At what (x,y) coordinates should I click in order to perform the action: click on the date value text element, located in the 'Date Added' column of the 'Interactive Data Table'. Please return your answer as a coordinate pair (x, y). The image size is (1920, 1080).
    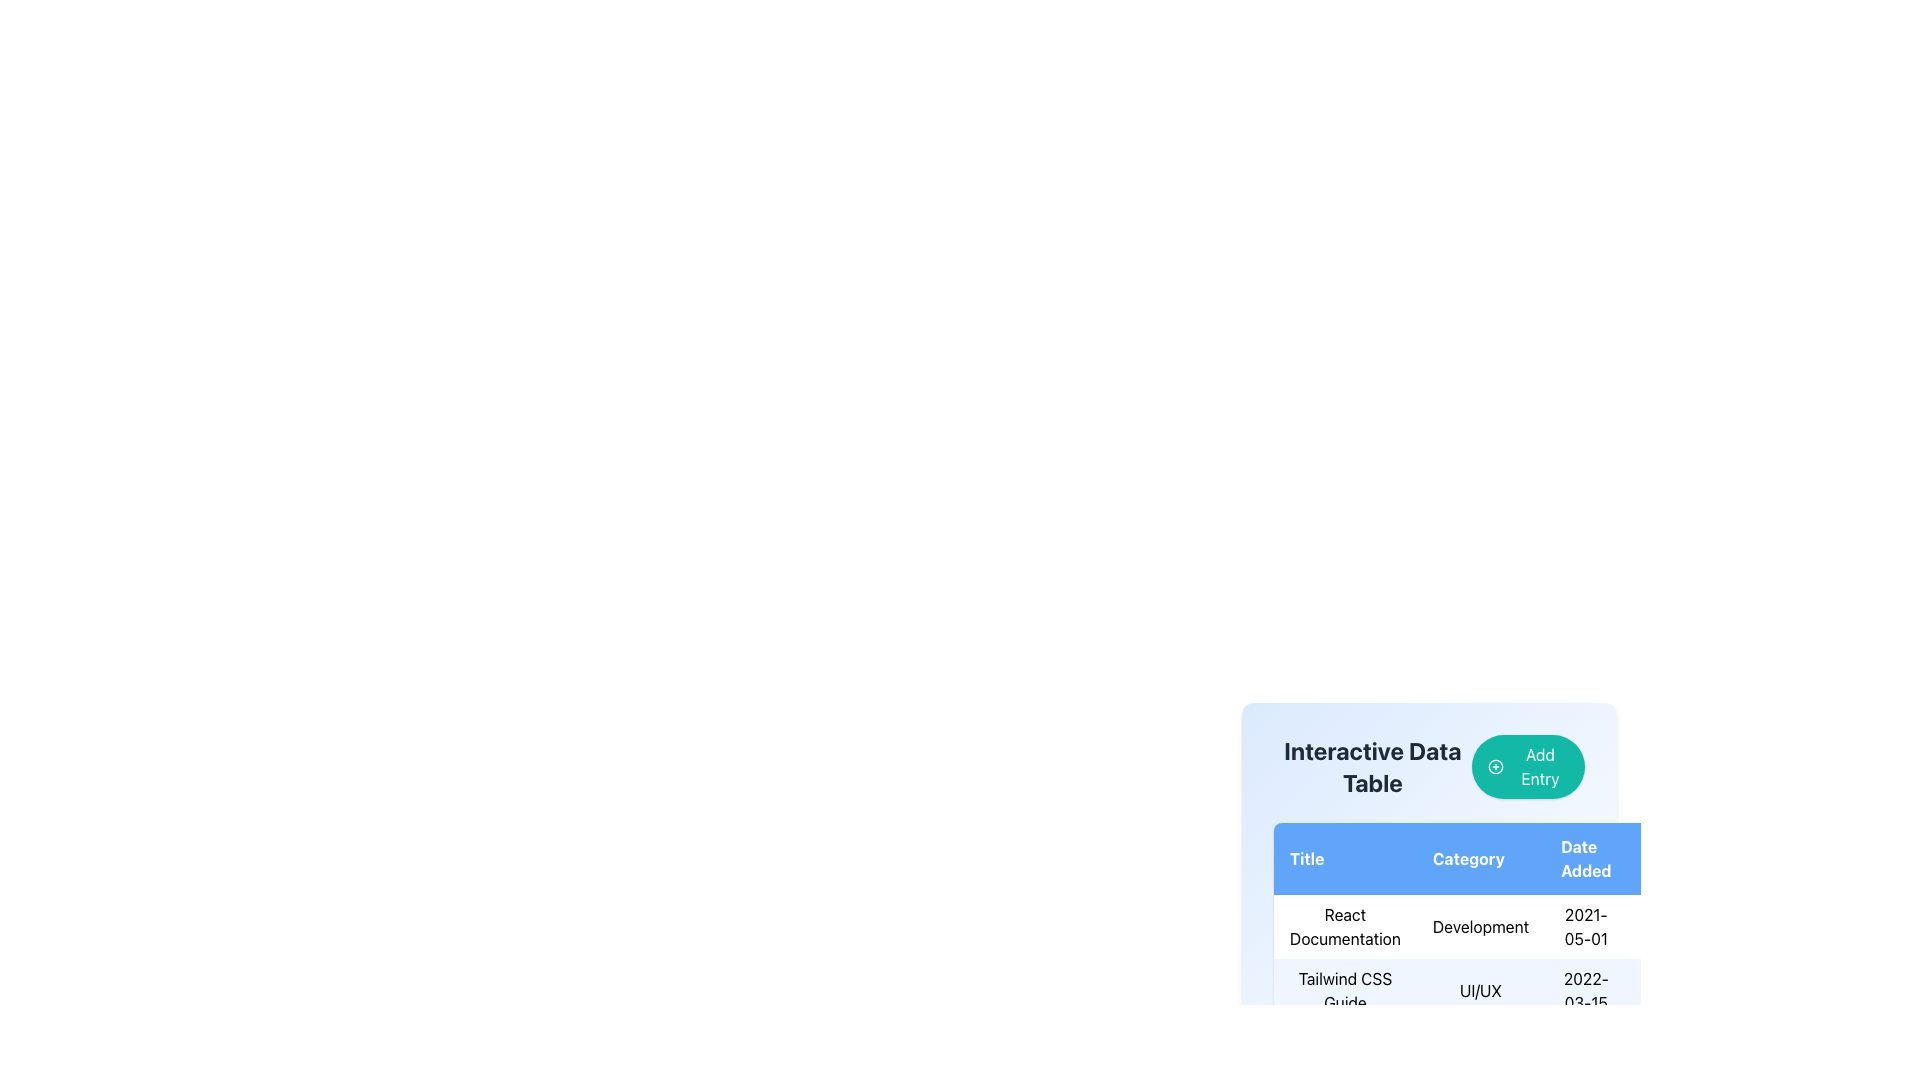
    Looking at the image, I should click on (1585, 926).